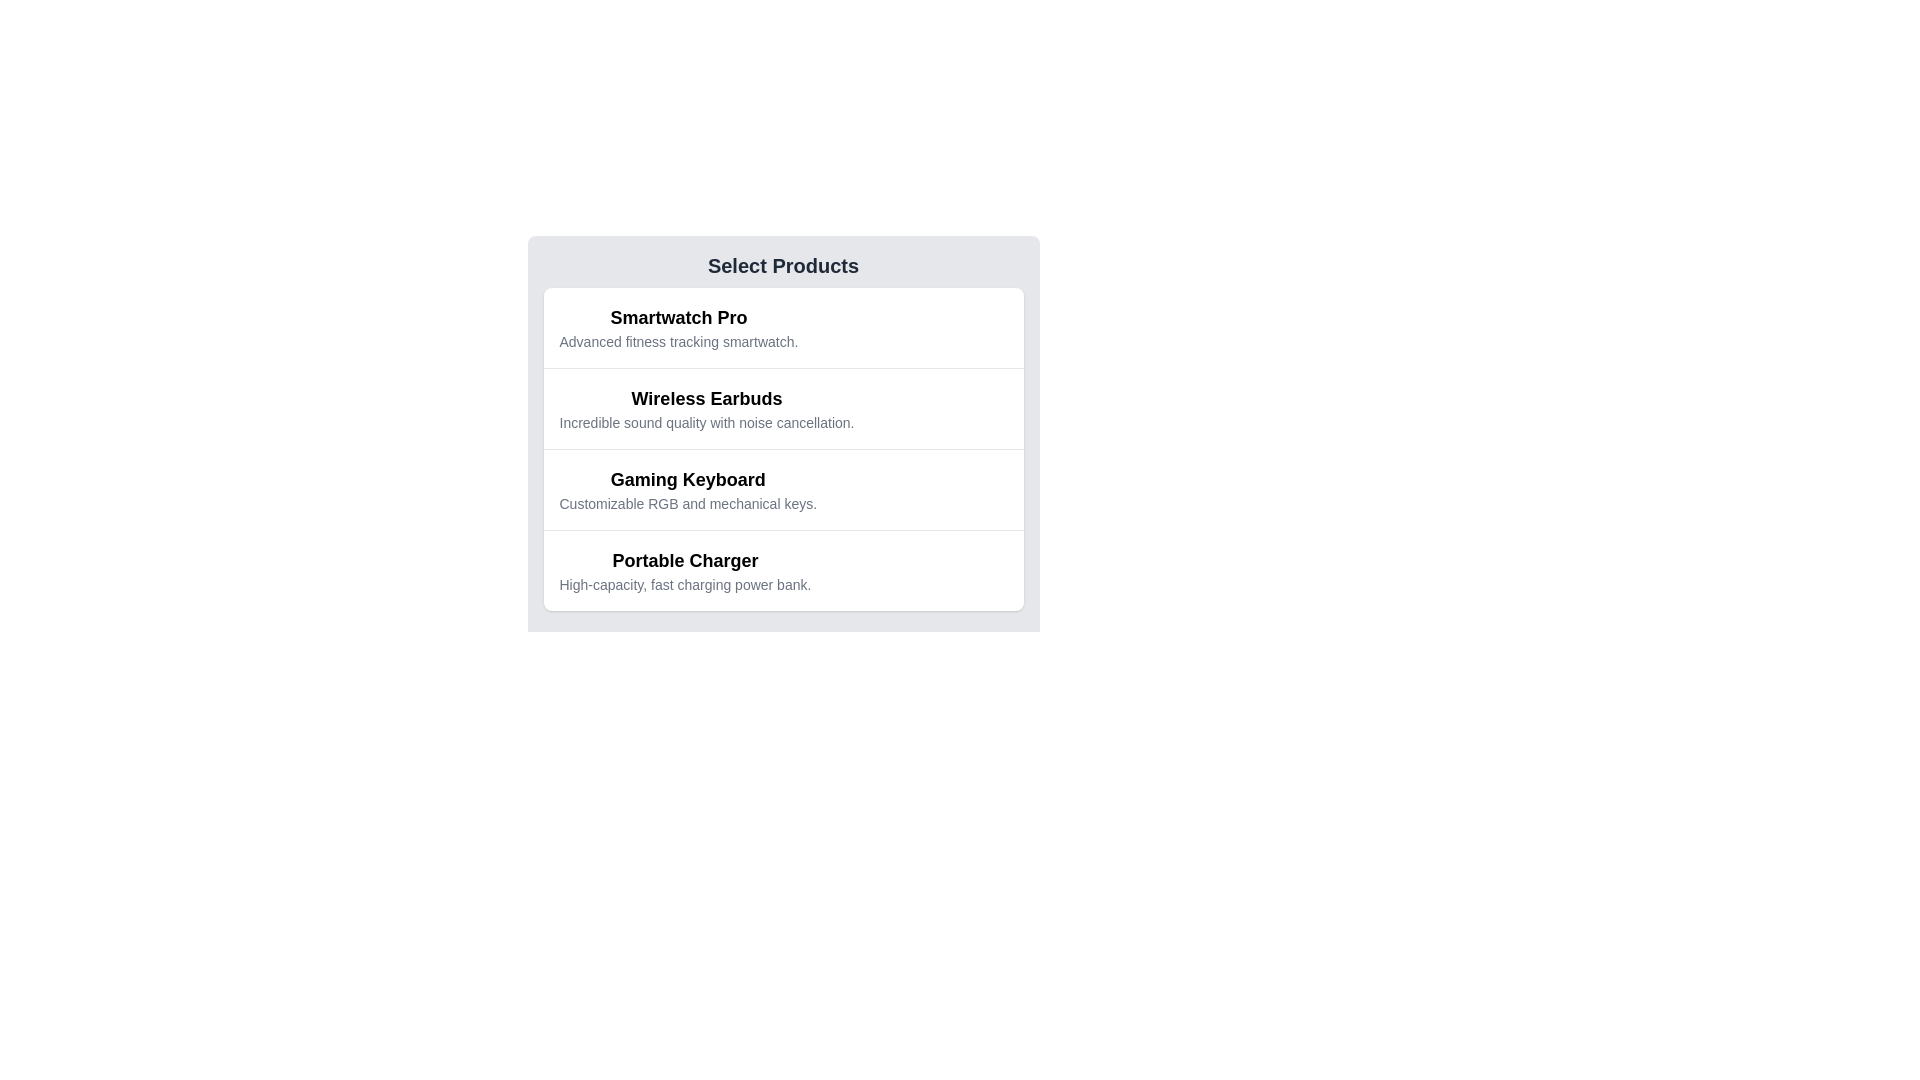  I want to click on the list item card displaying 'Gaming Keyboard' within the 'Select Products' selection panel for more information, so click(782, 469).